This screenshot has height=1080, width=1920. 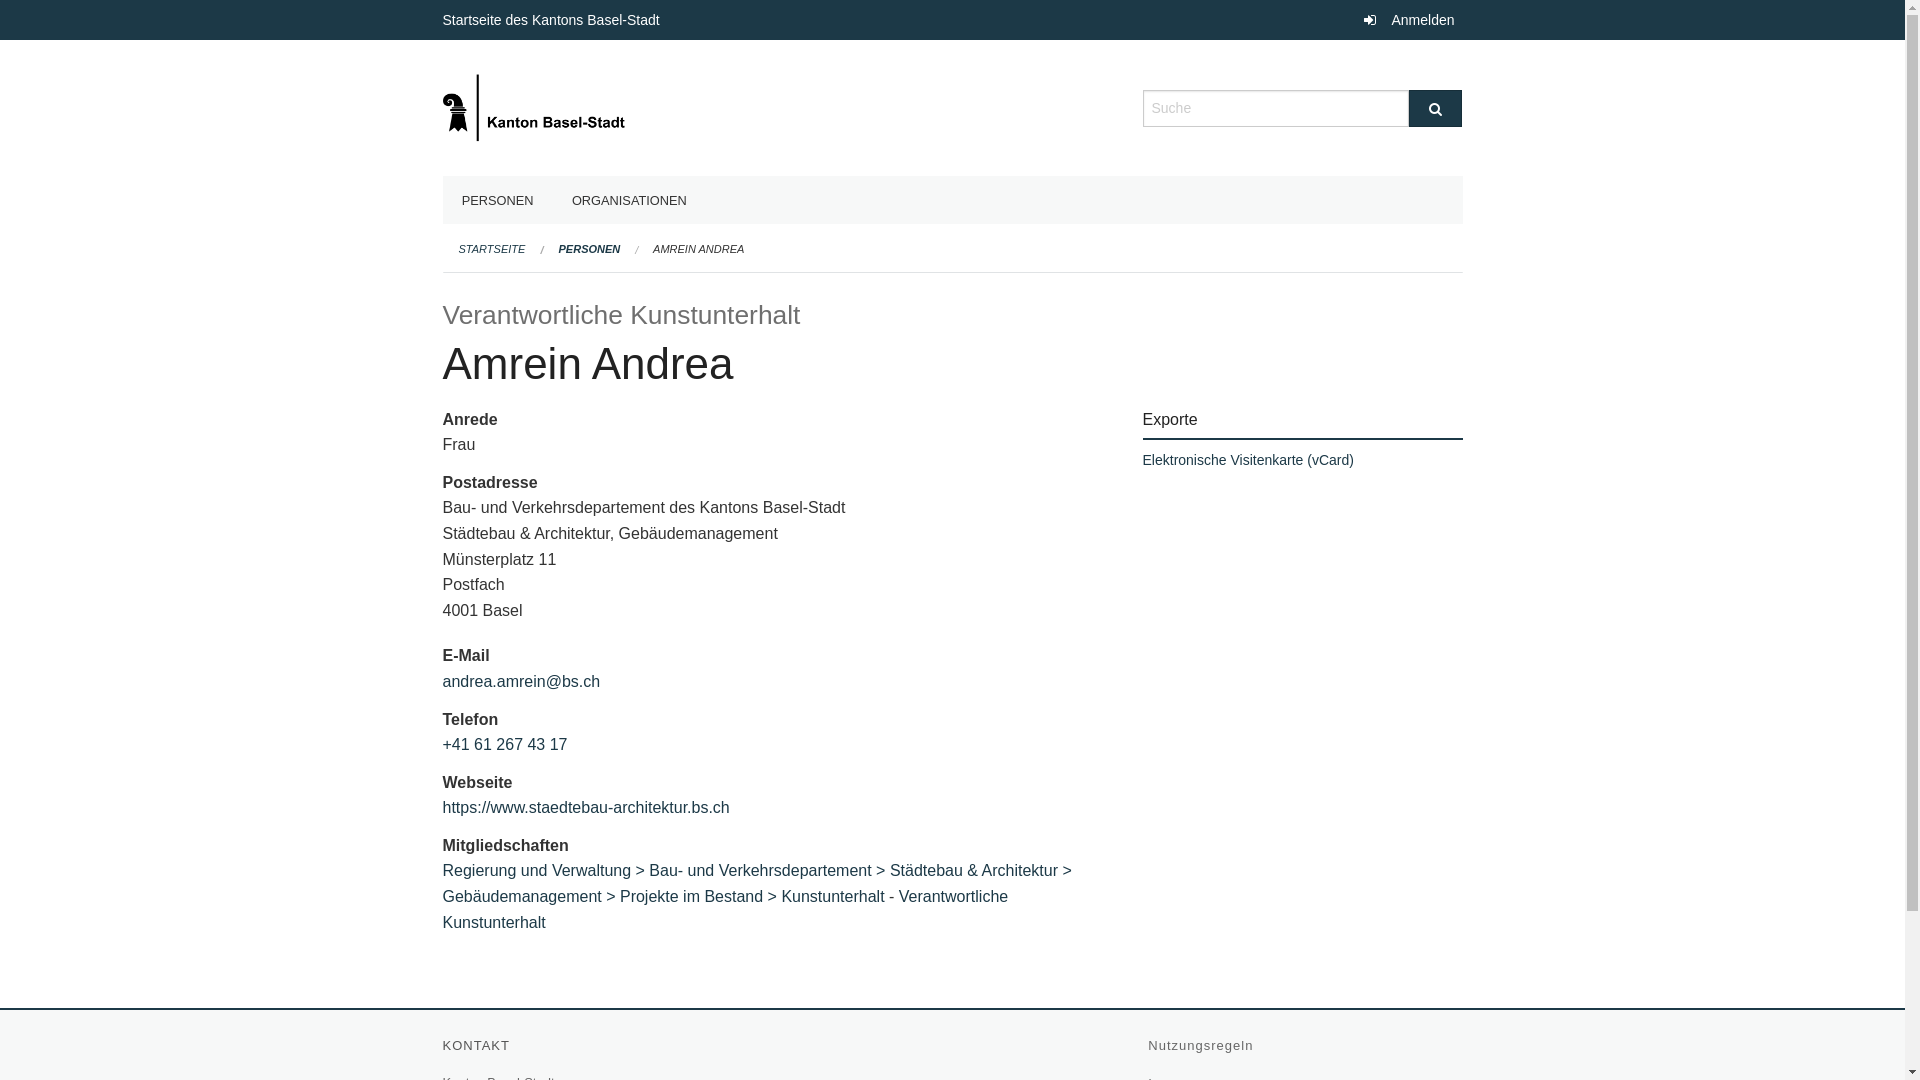 What do you see at coordinates (832, 895) in the screenshot?
I see `'Kunstunterhalt'` at bounding box center [832, 895].